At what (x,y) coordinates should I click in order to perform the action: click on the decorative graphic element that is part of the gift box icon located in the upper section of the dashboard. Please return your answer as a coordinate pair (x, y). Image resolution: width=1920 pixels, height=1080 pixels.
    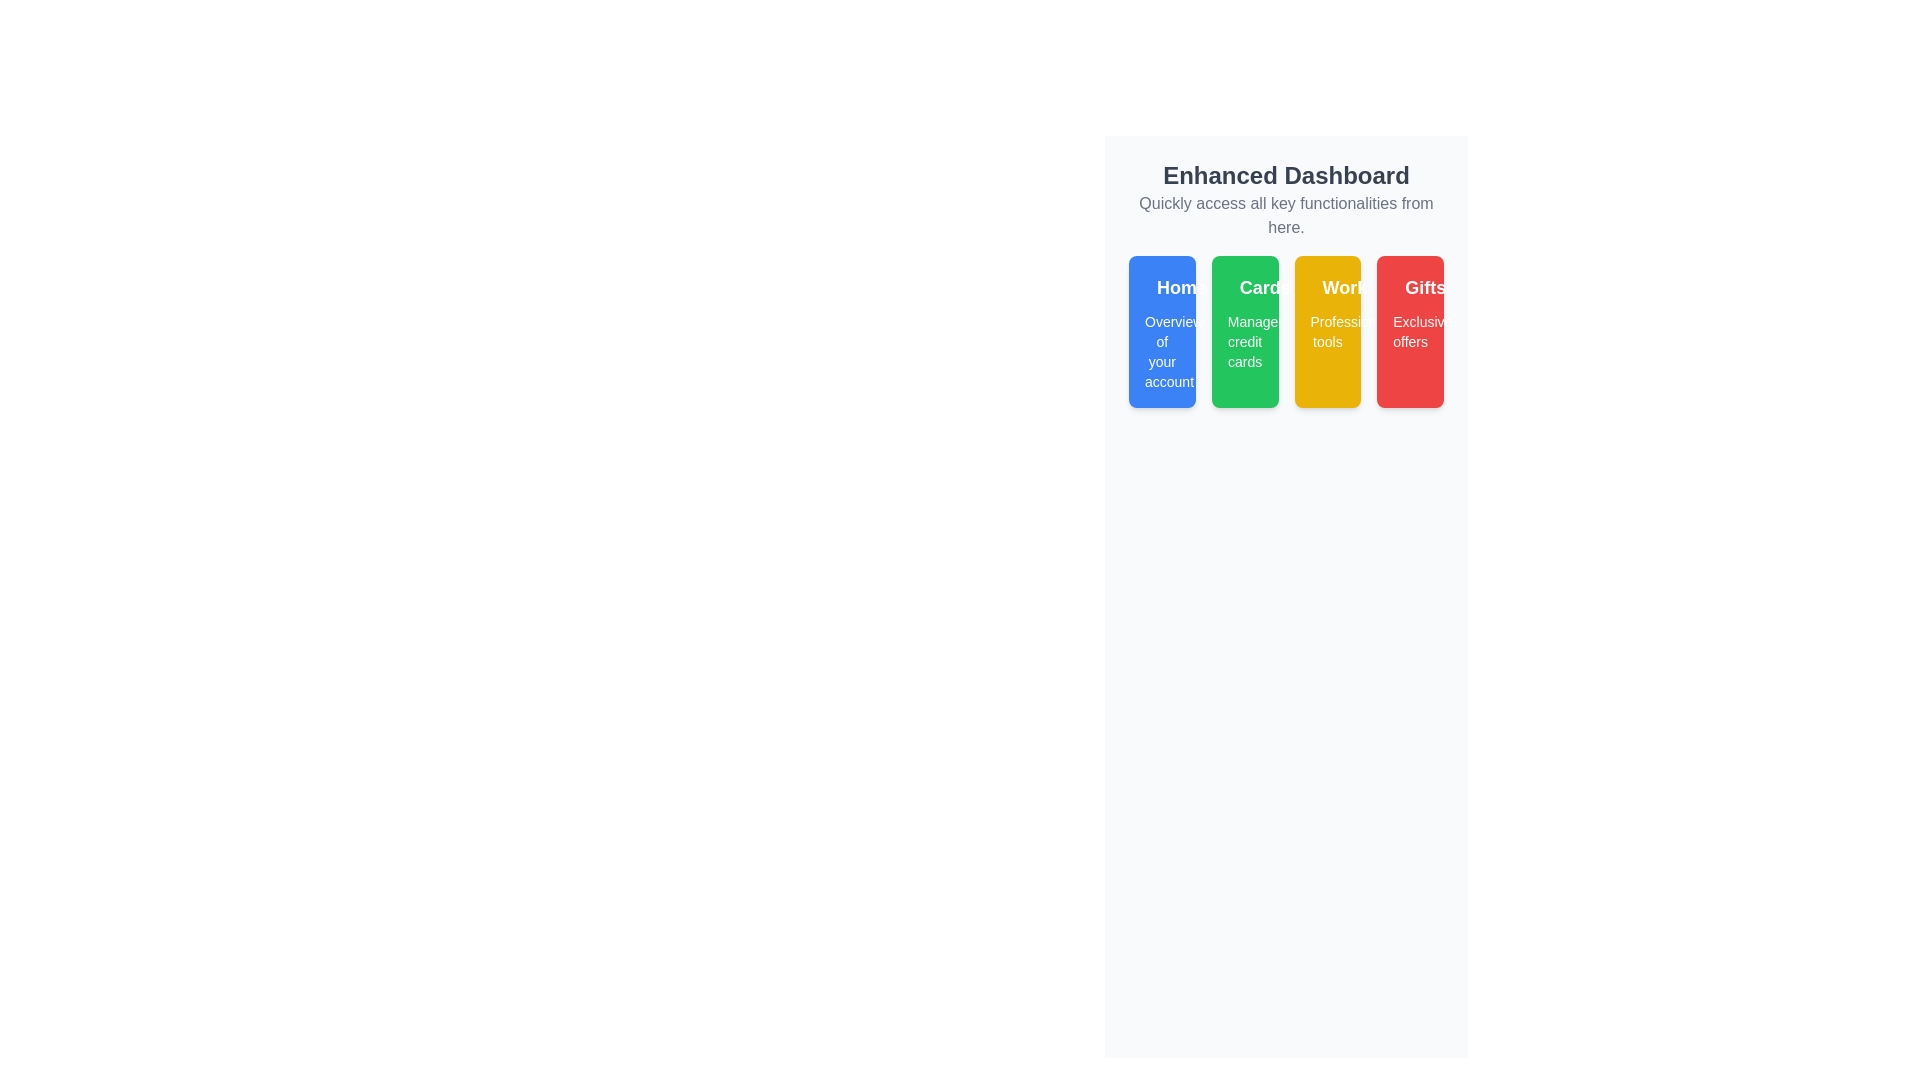
    Looking at the image, I should click on (1404, 281).